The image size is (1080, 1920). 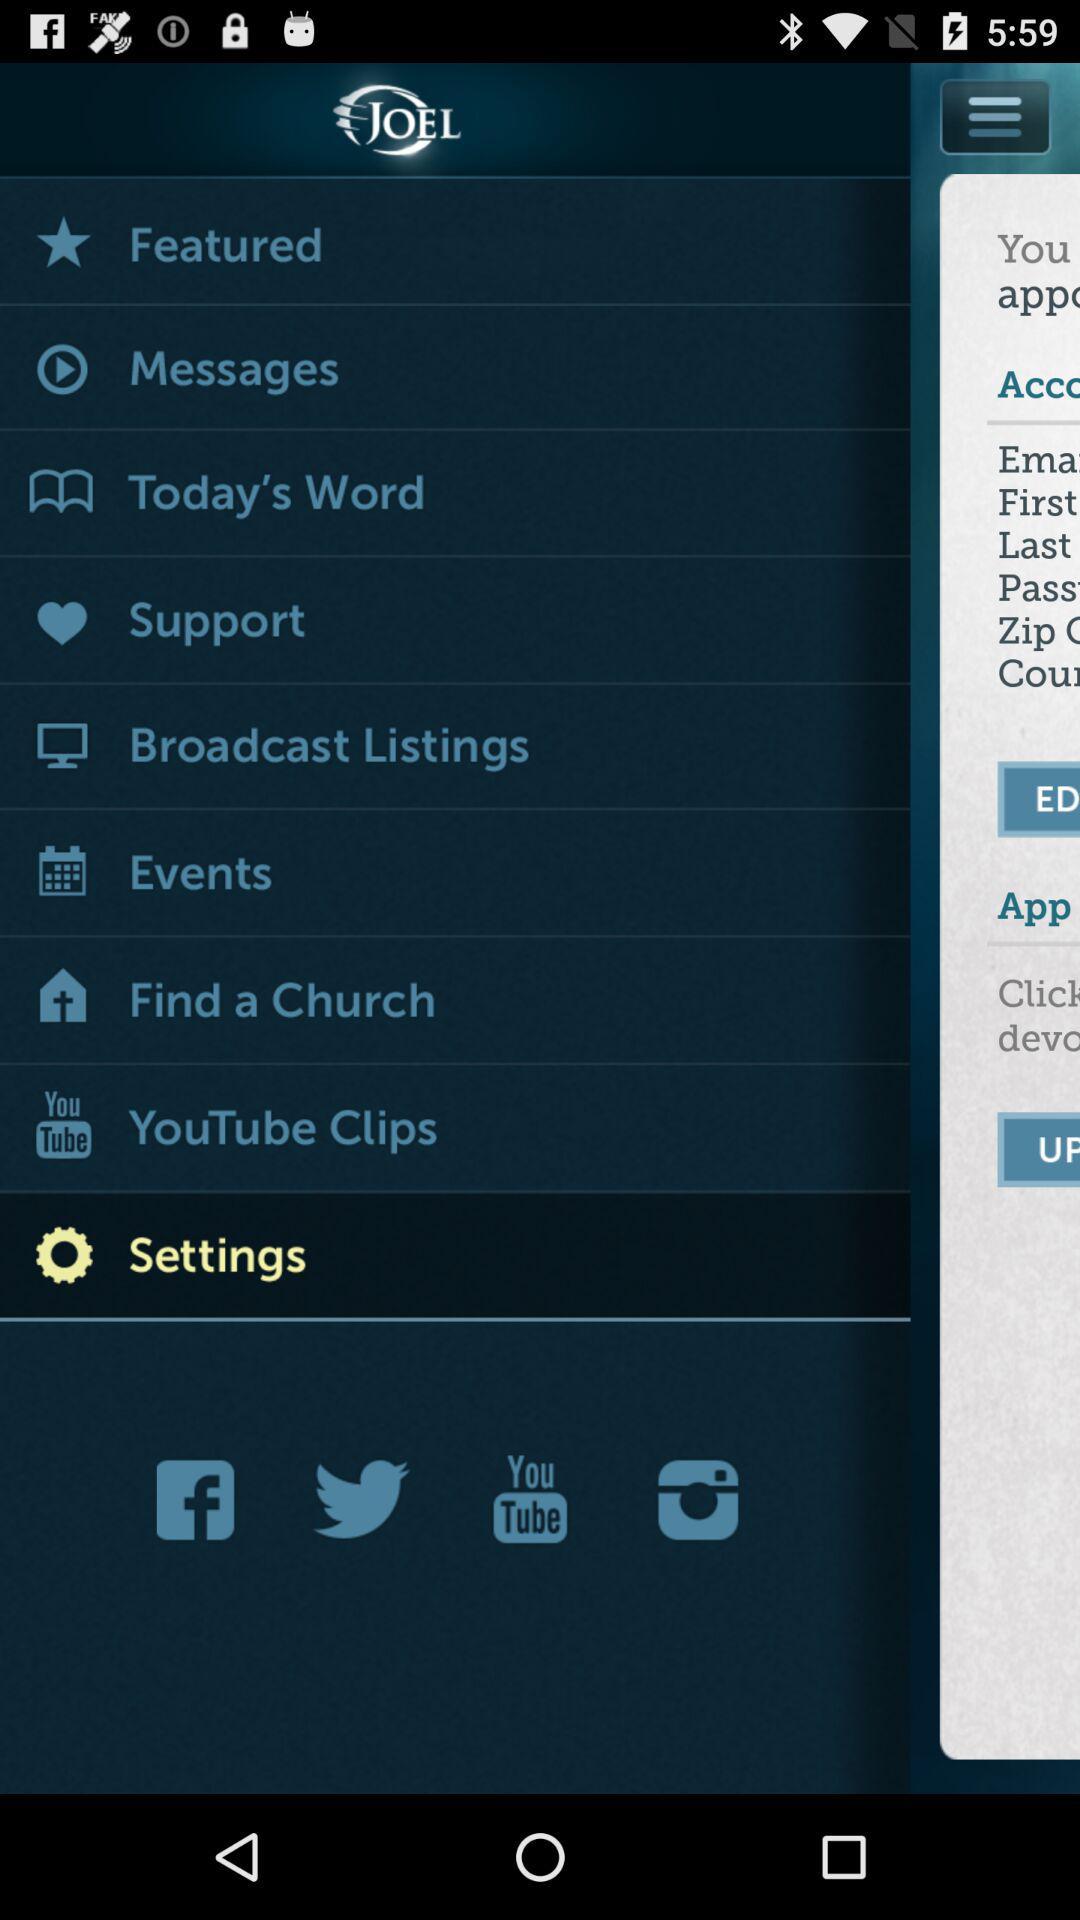 What do you see at coordinates (455, 369) in the screenshot?
I see `hit the messages option` at bounding box center [455, 369].